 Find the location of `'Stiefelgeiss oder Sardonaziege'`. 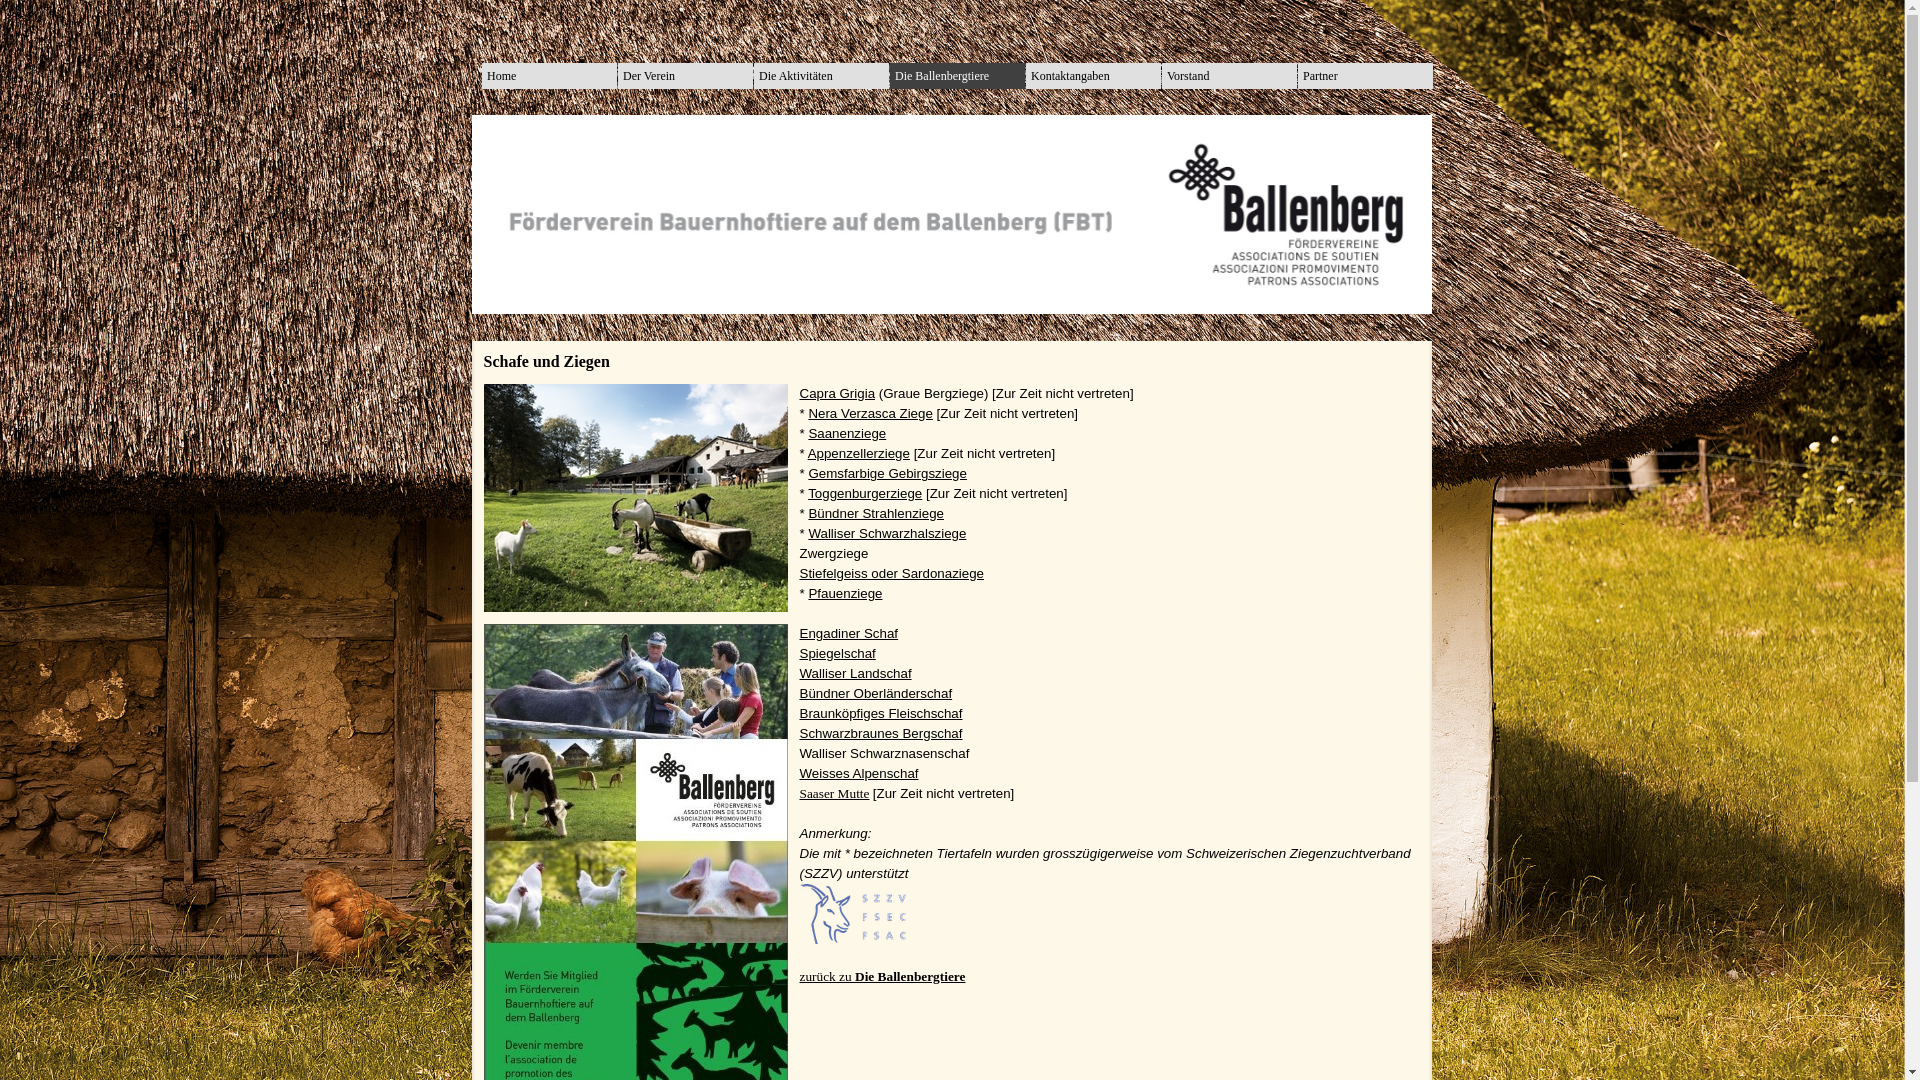

'Stiefelgeiss oder Sardonaziege' is located at coordinates (891, 573).